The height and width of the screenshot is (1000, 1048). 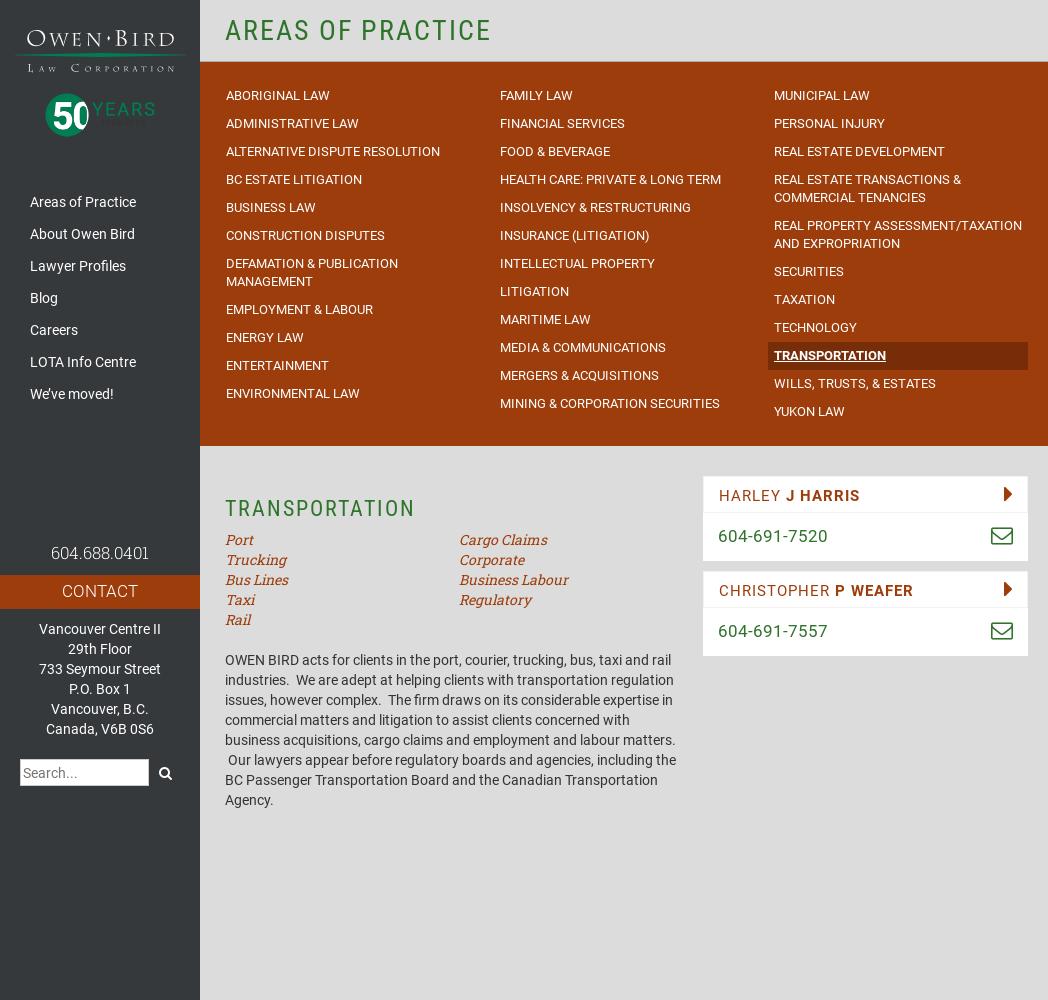 What do you see at coordinates (98, 552) in the screenshot?
I see `'604.688.0401'` at bounding box center [98, 552].